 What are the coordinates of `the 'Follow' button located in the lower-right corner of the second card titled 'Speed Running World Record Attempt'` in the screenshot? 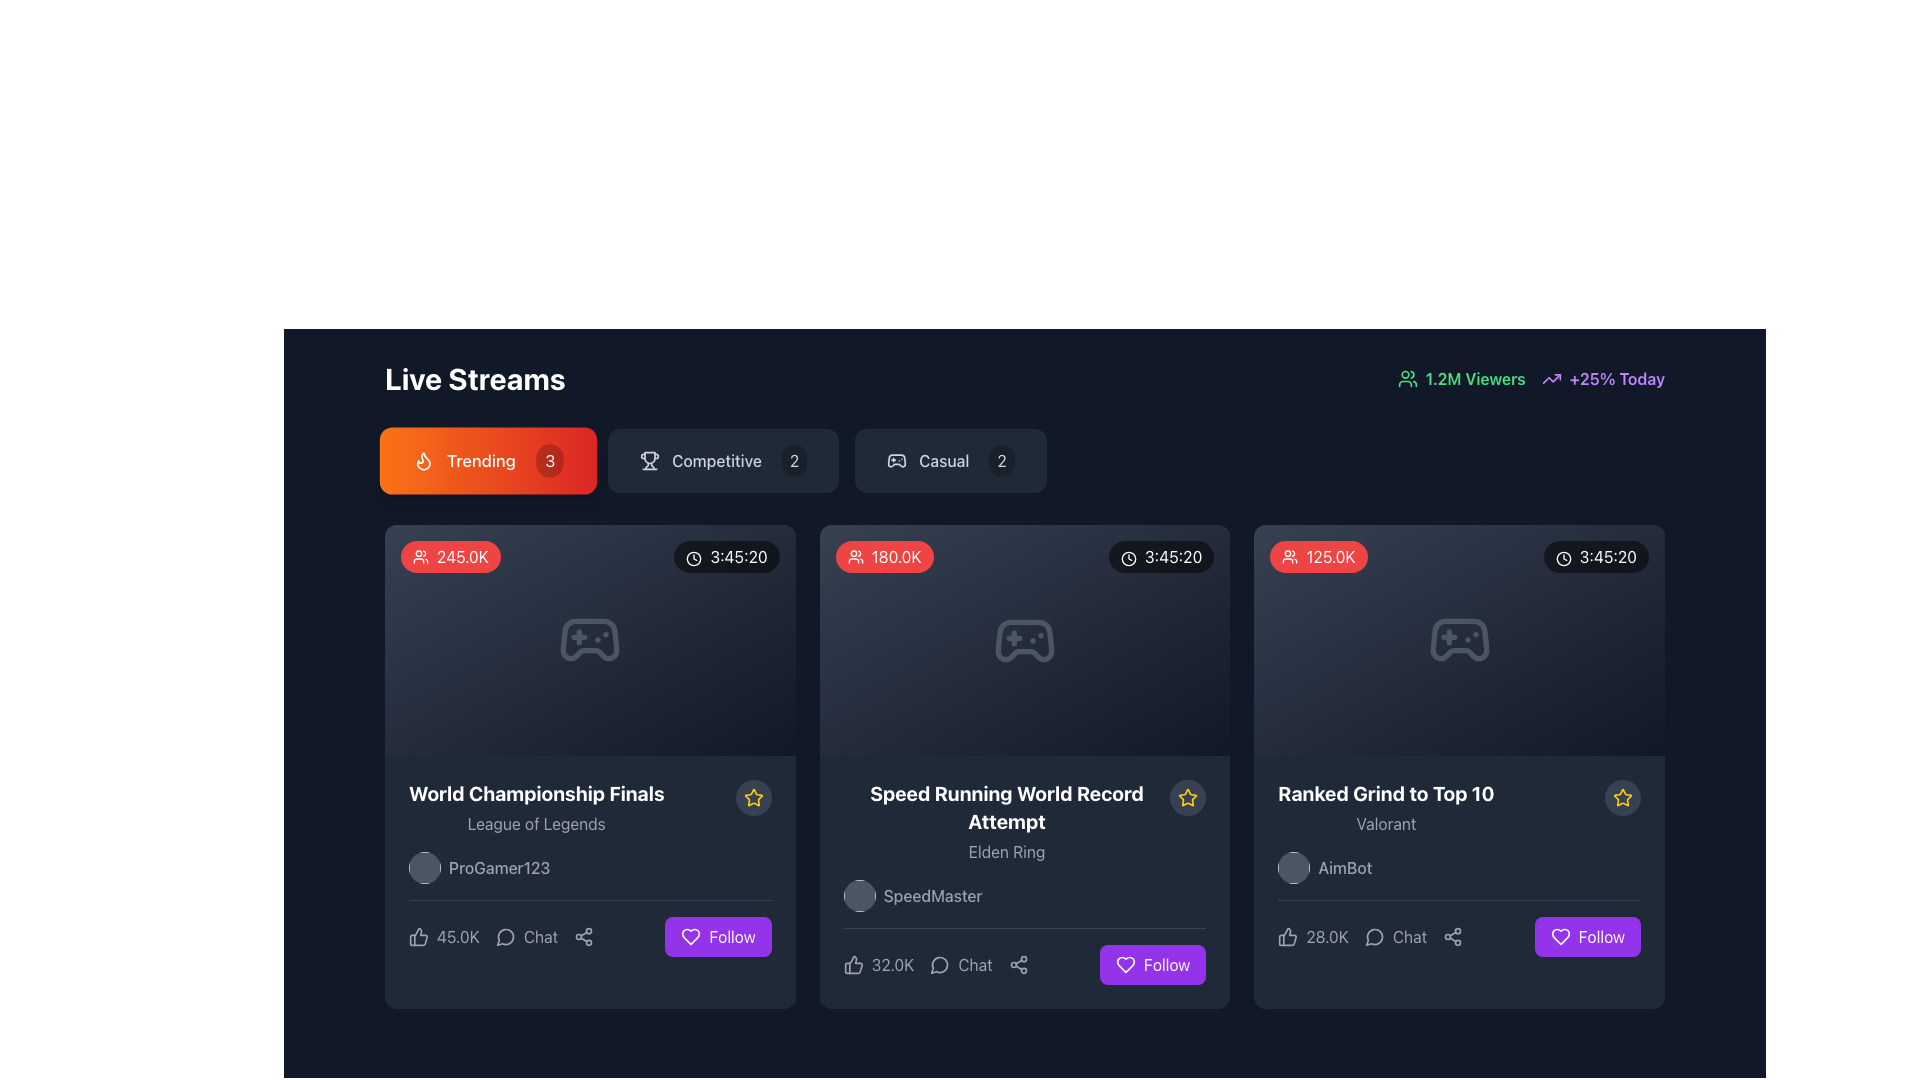 It's located at (1153, 963).